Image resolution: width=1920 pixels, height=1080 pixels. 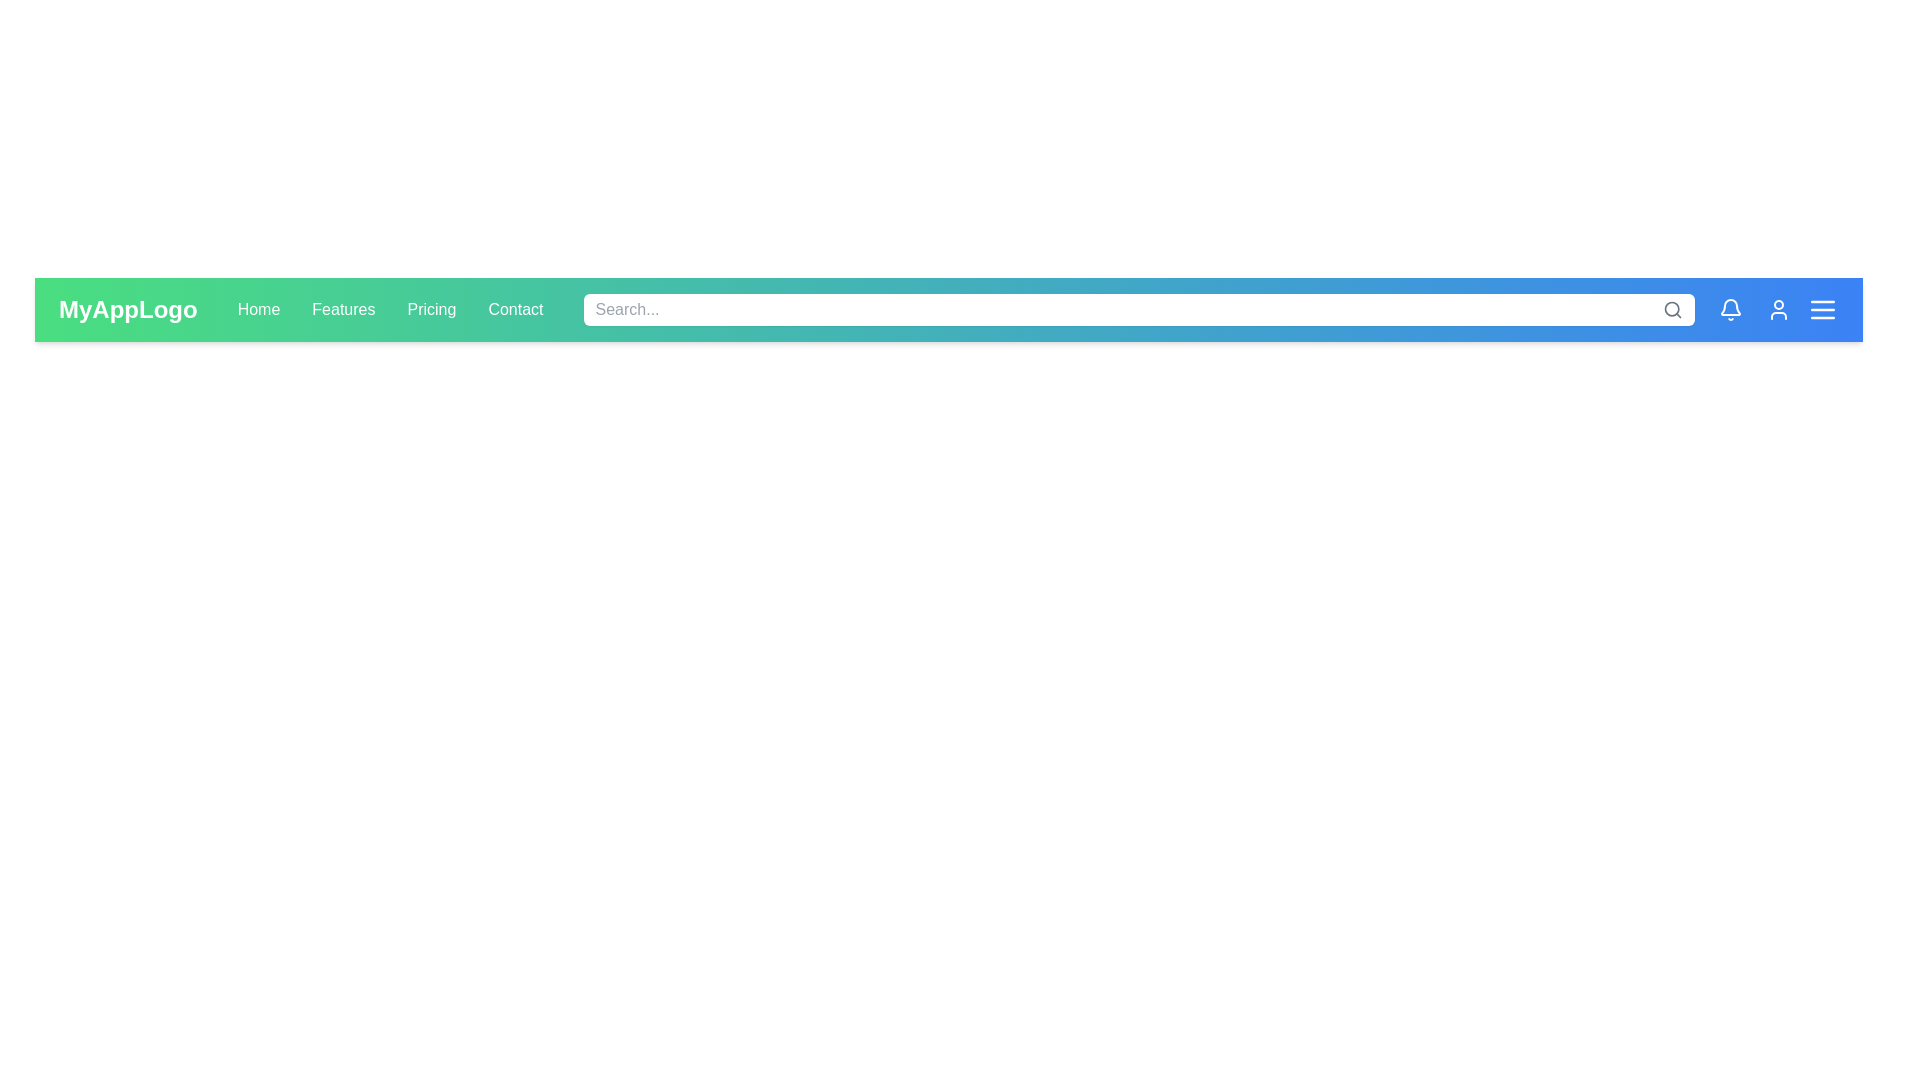 What do you see at coordinates (258, 309) in the screenshot?
I see `the first hyperlink in the horizontal navigation bar, located immediately to the right of 'MyAppLogo'` at bounding box center [258, 309].